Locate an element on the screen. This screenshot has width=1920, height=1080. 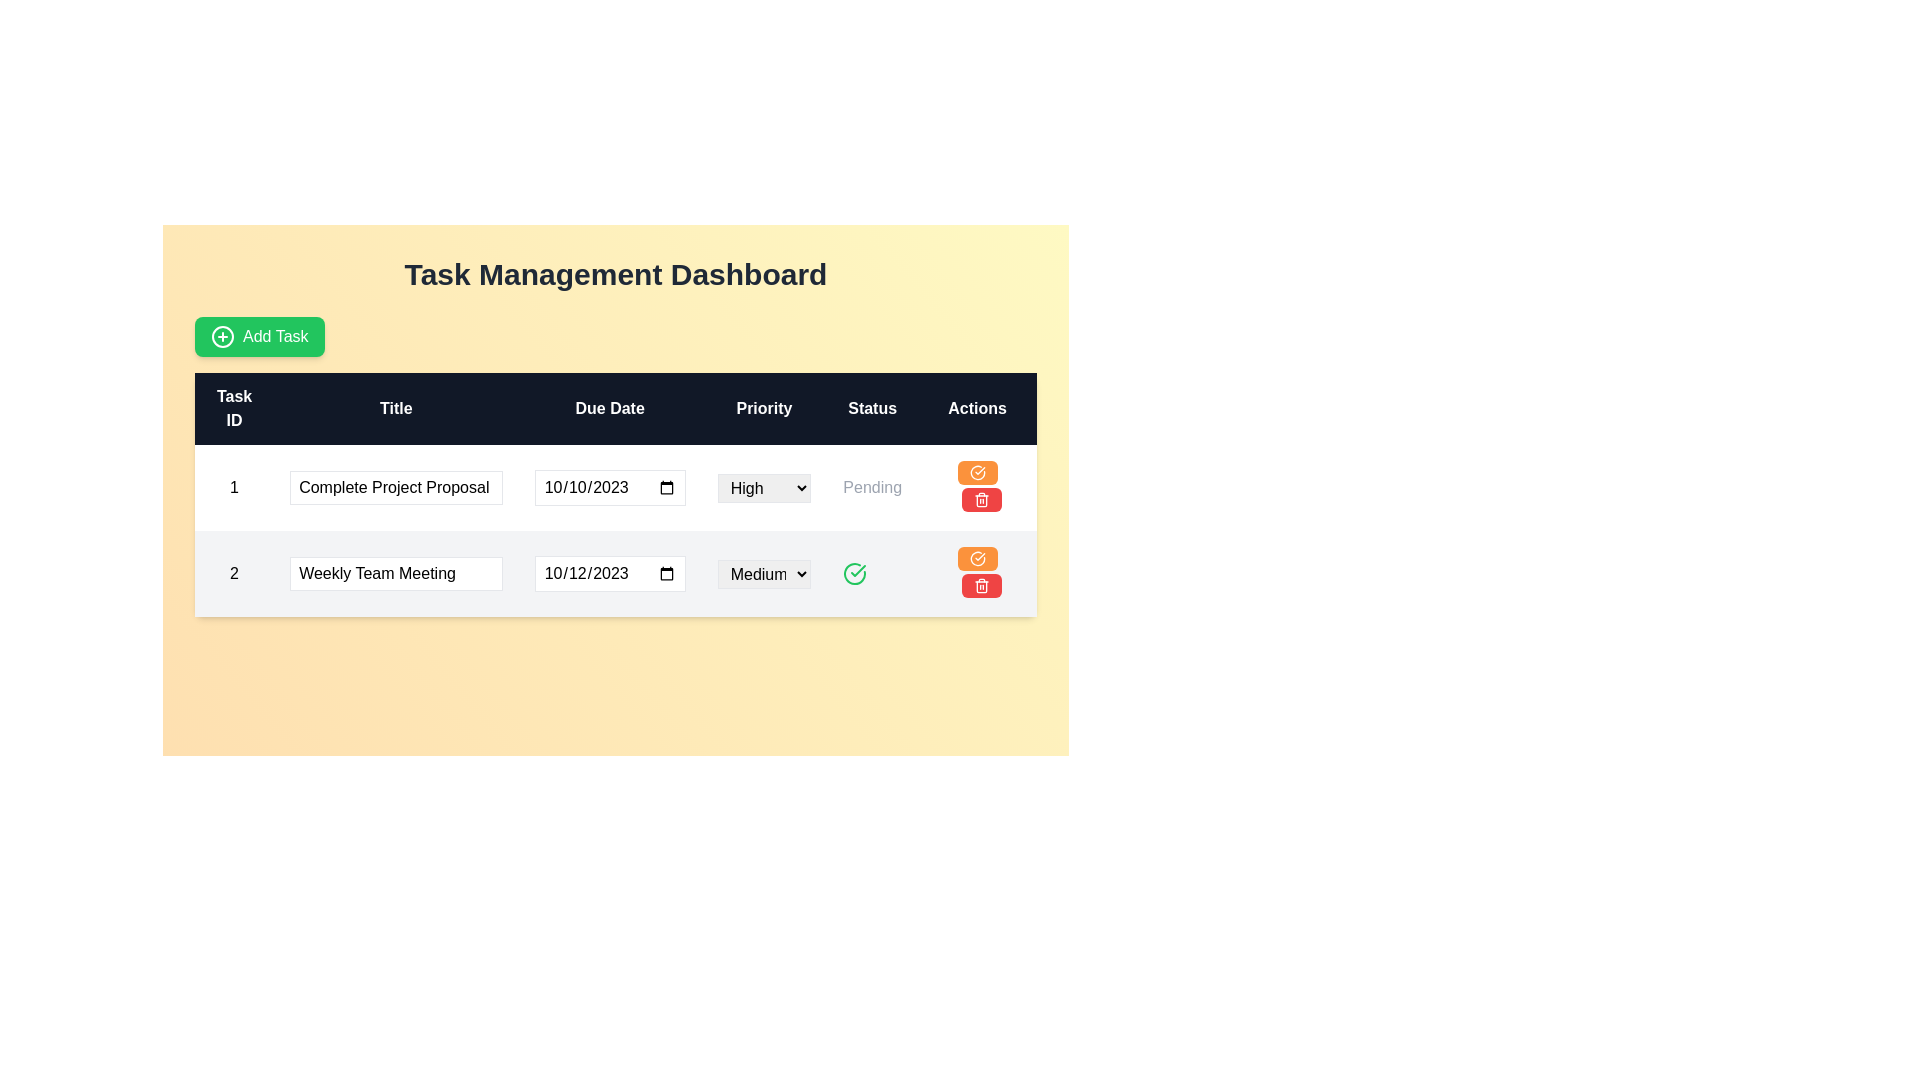
the red rectangular button with rounded corners that contains a white trash can icon is located at coordinates (981, 585).